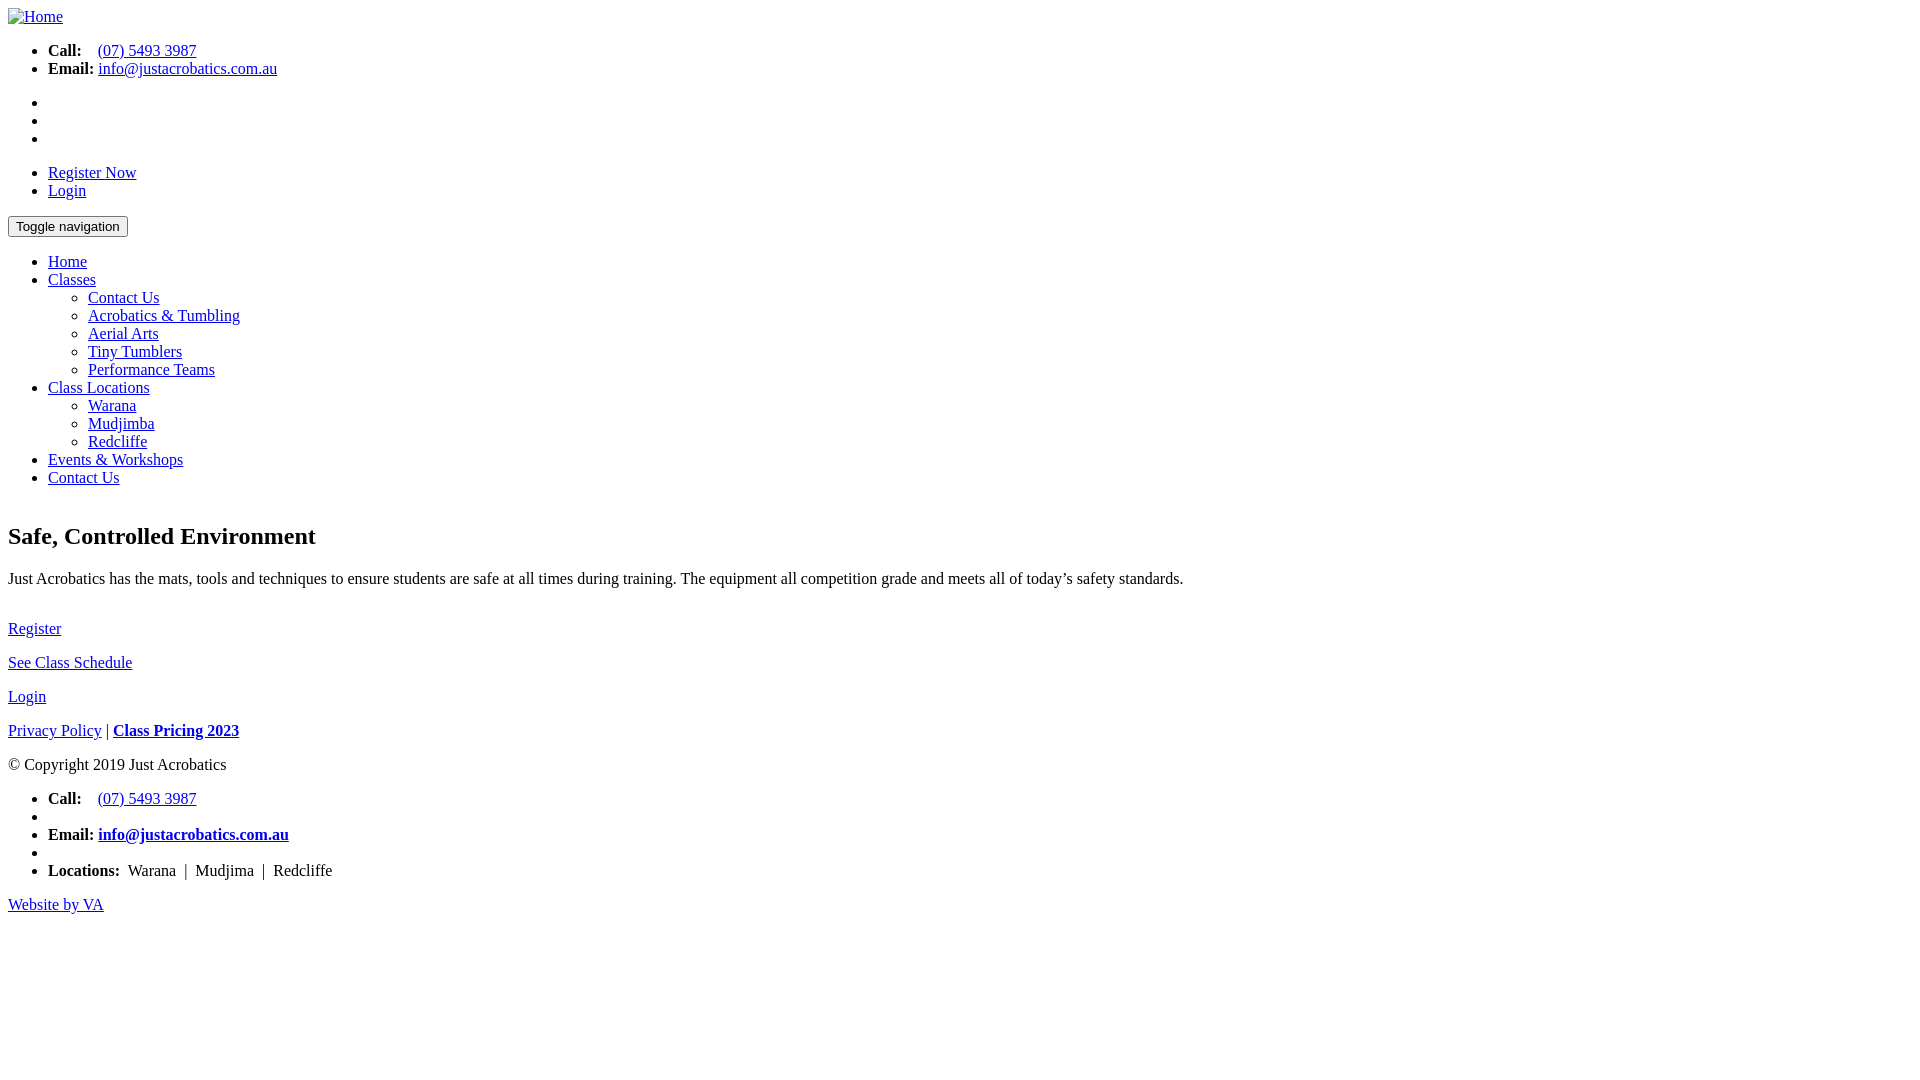 The width and height of the screenshot is (1920, 1080). I want to click on 'Acrobatics & Tumbling', so click(163, 315).